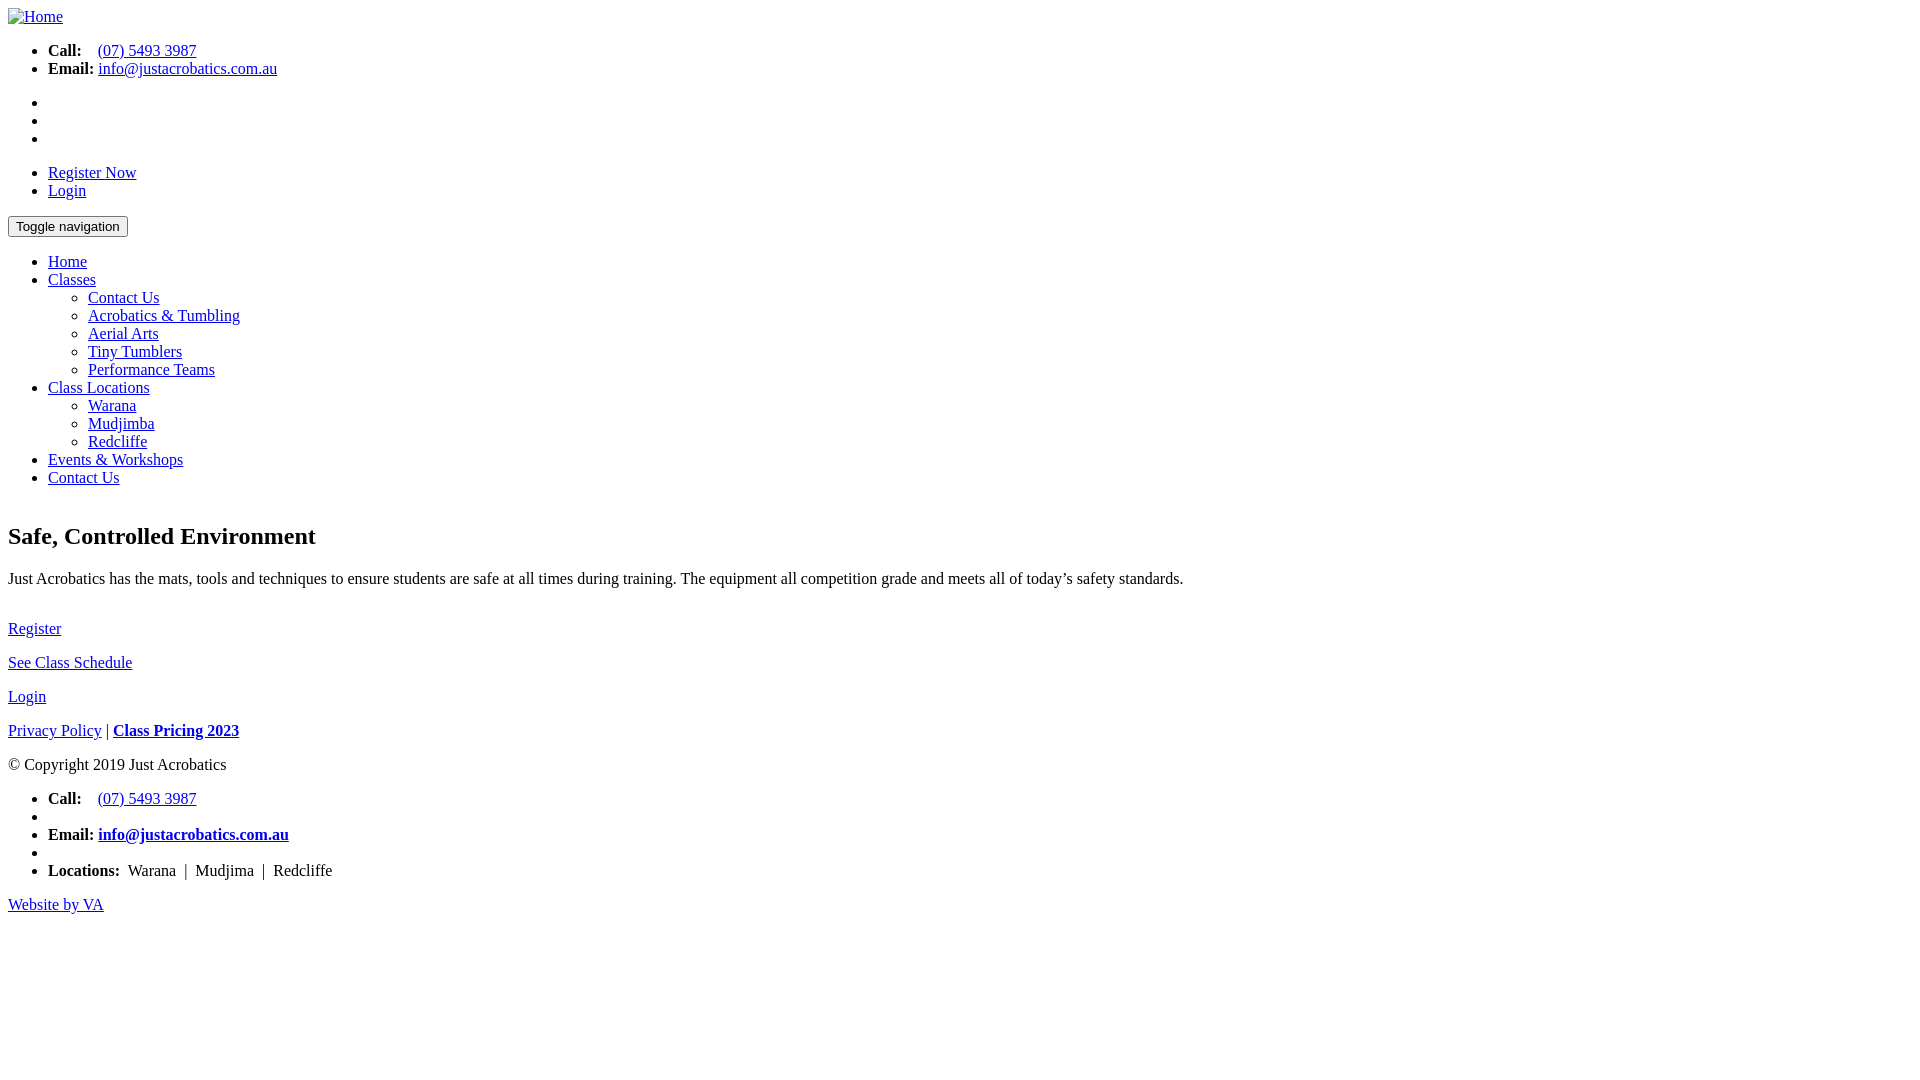 The width and height of the screenshot is (1920, 1080). I want to click on 'Acrobatics & Tumbling', so click(163, 315).